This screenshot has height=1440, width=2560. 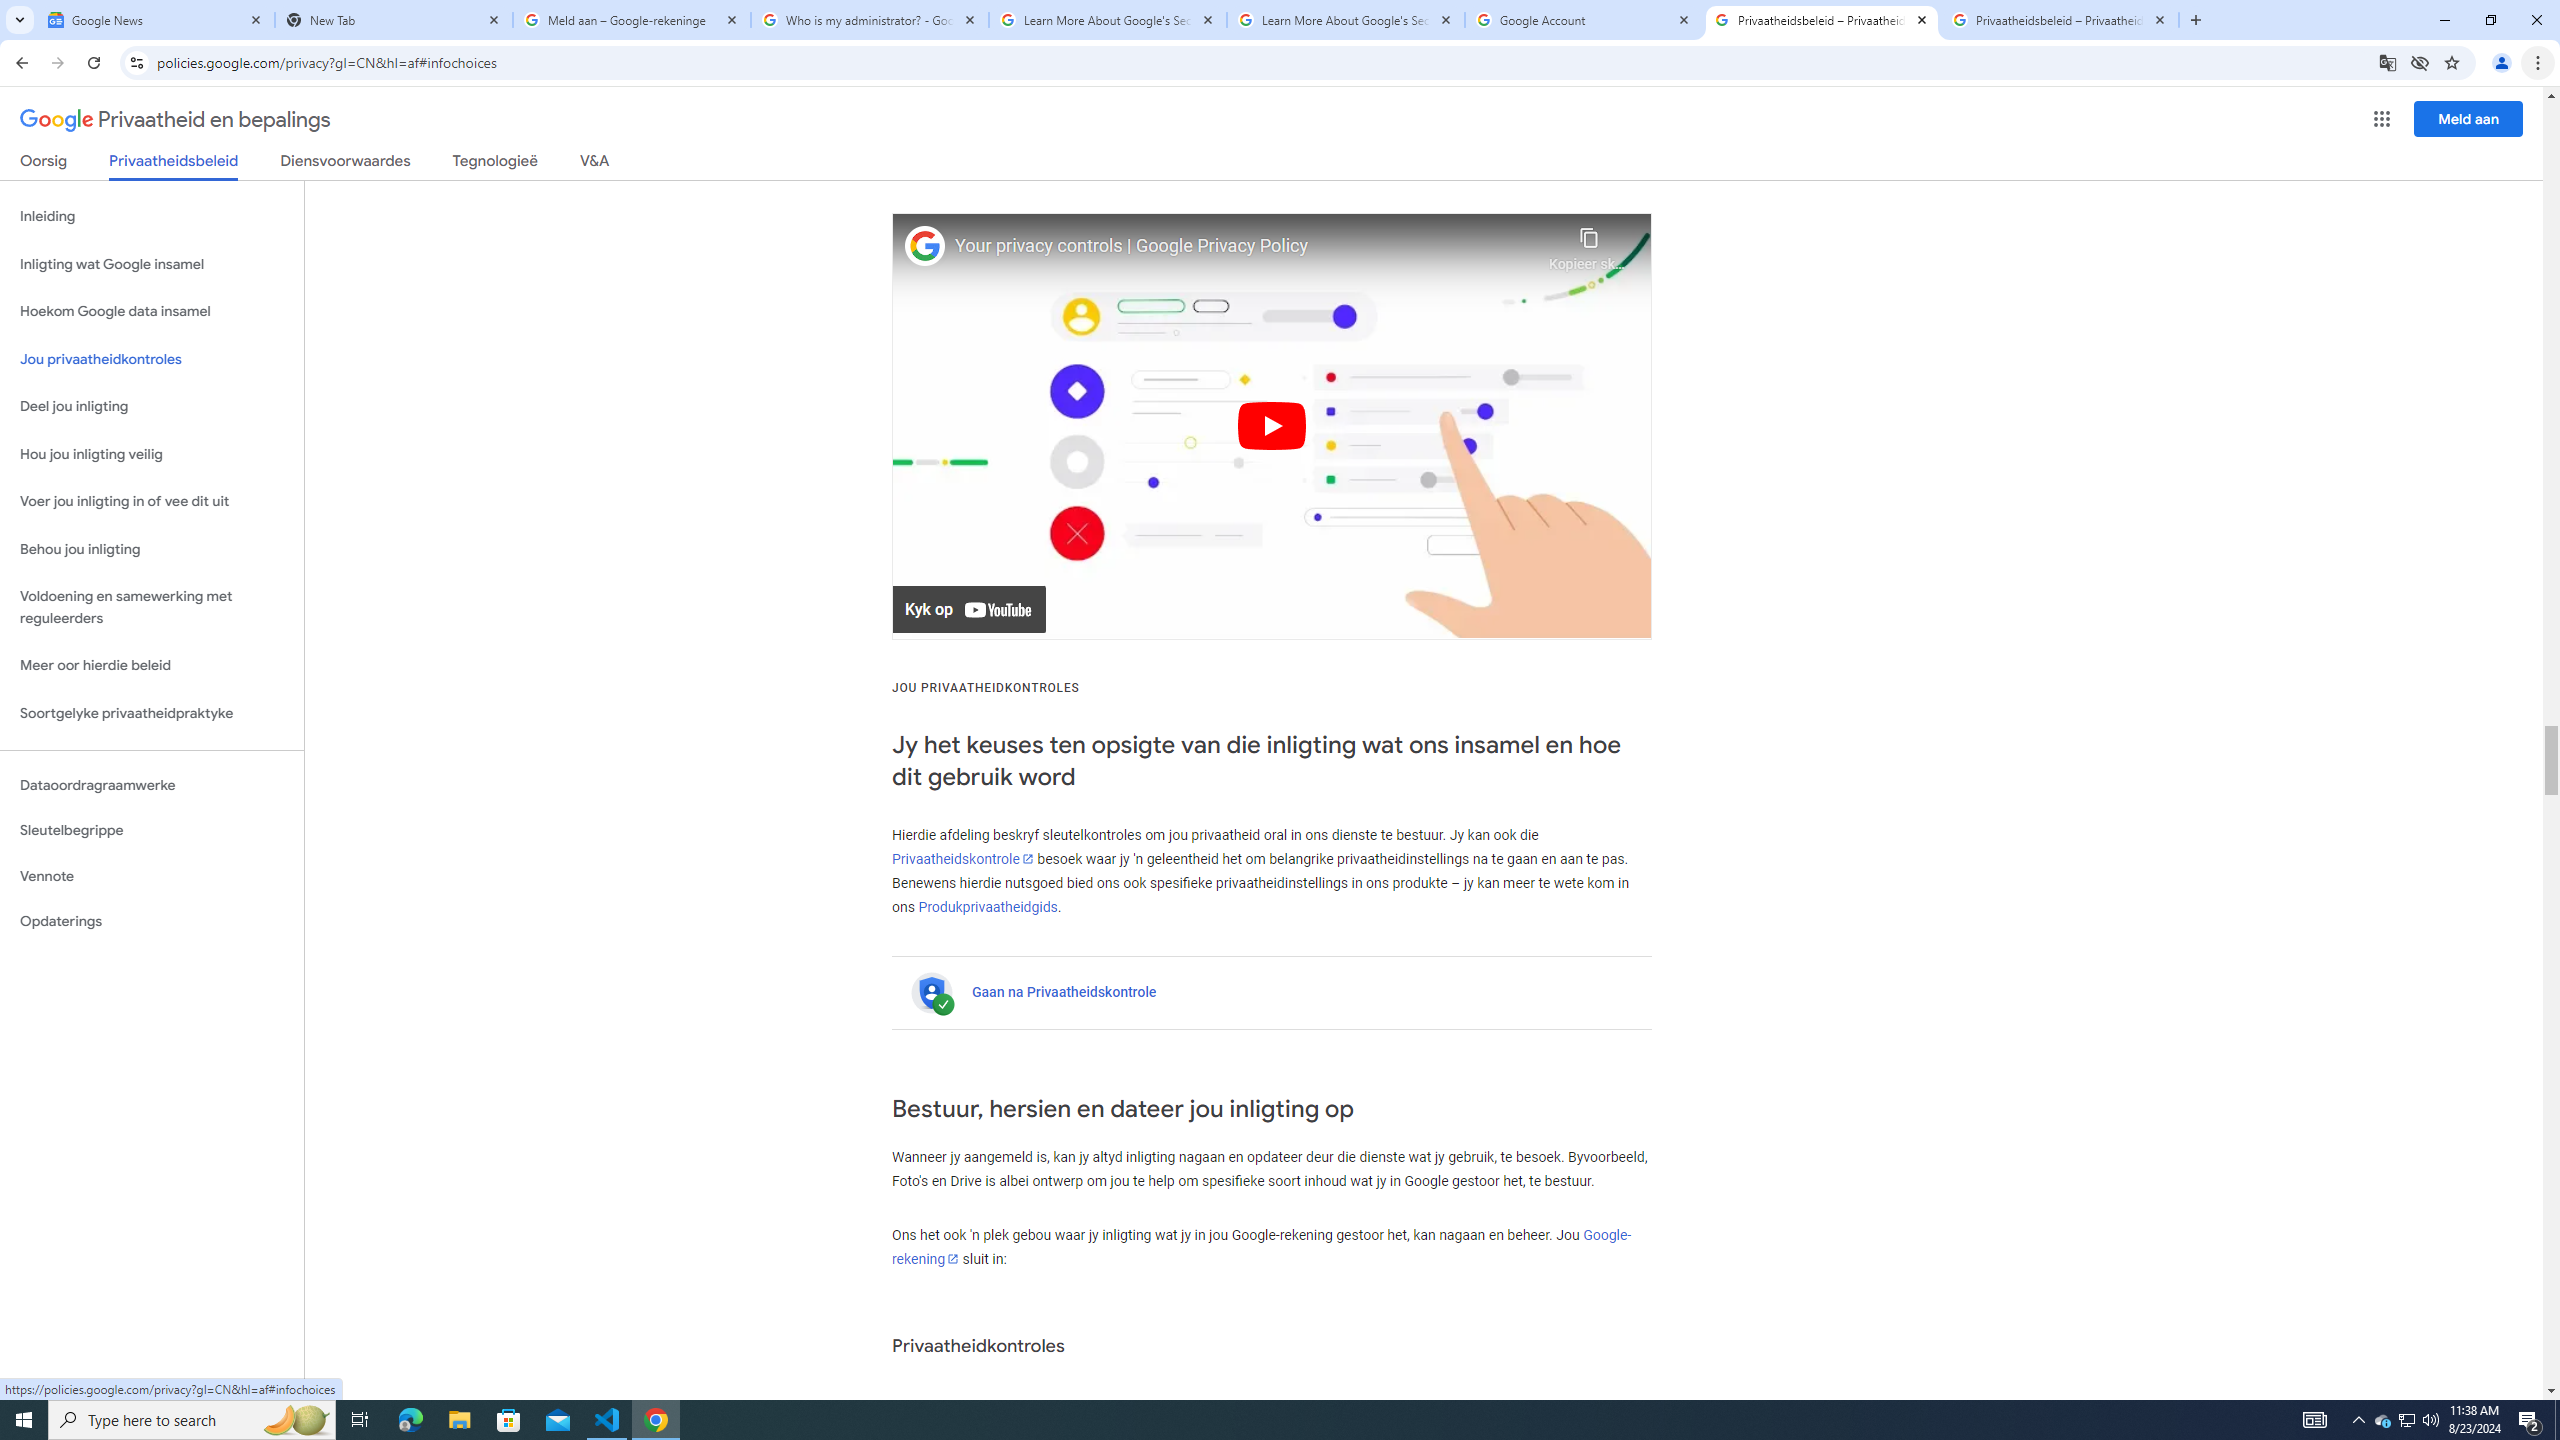 What do you see at coordinates (151, 455) in the screenshot?
I see `'Hou jou inligting veilig'` at bounding box center [151, 455].